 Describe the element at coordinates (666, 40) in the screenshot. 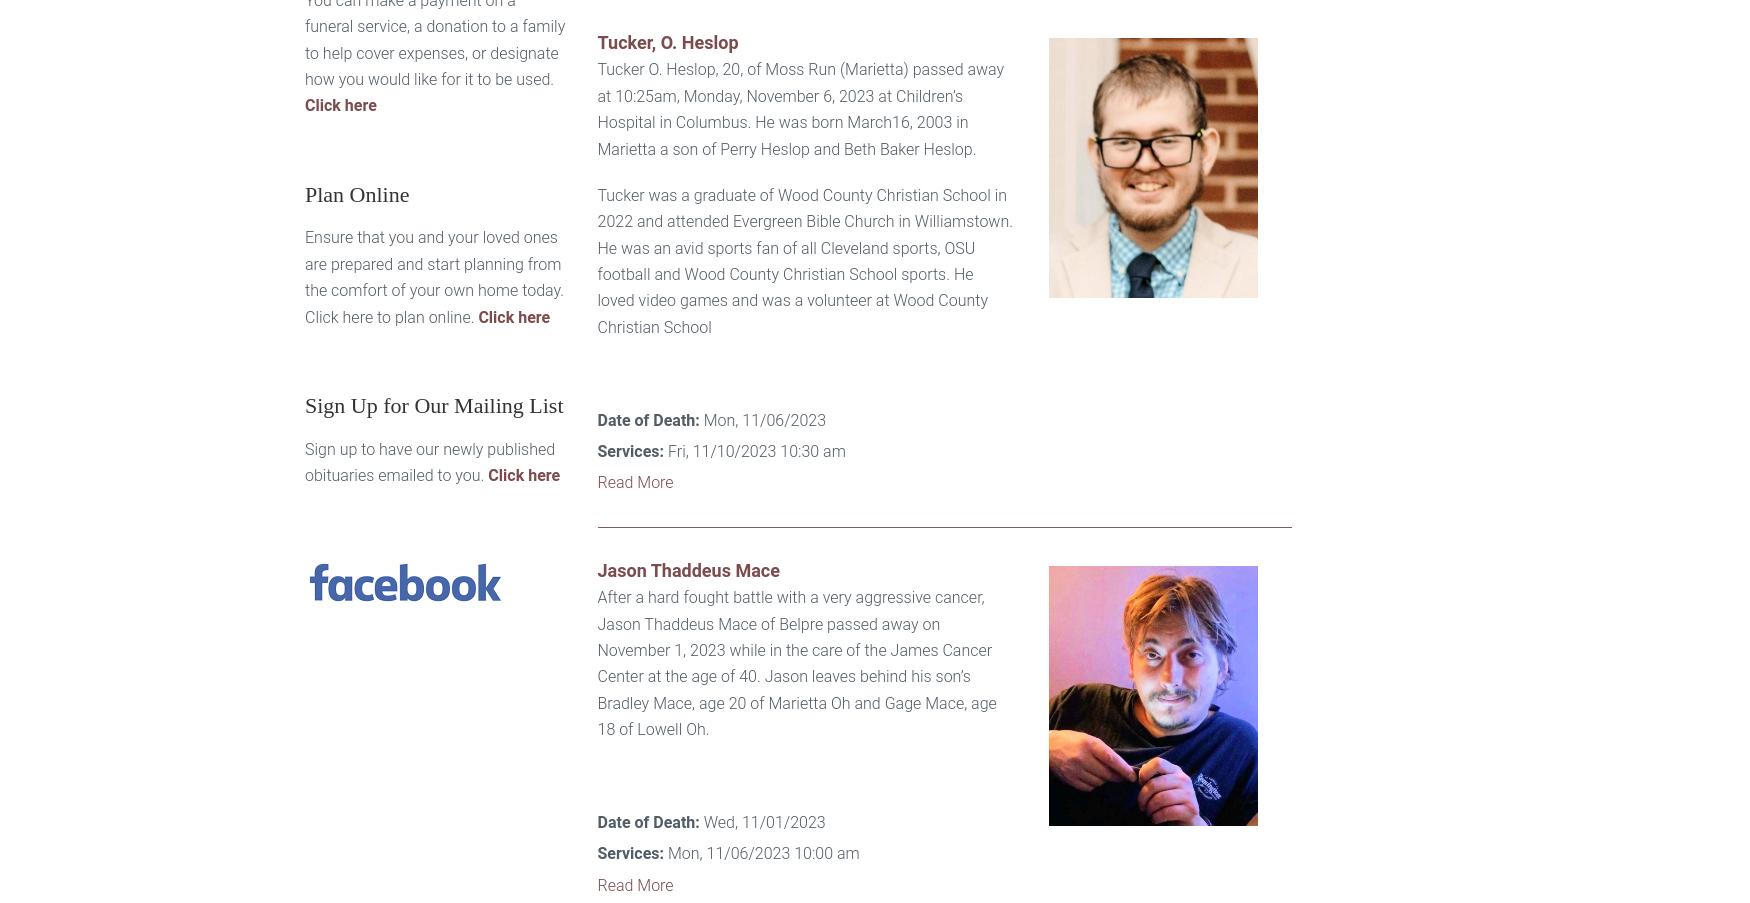

I see `'Tucker, O. Heslop'` at that location.